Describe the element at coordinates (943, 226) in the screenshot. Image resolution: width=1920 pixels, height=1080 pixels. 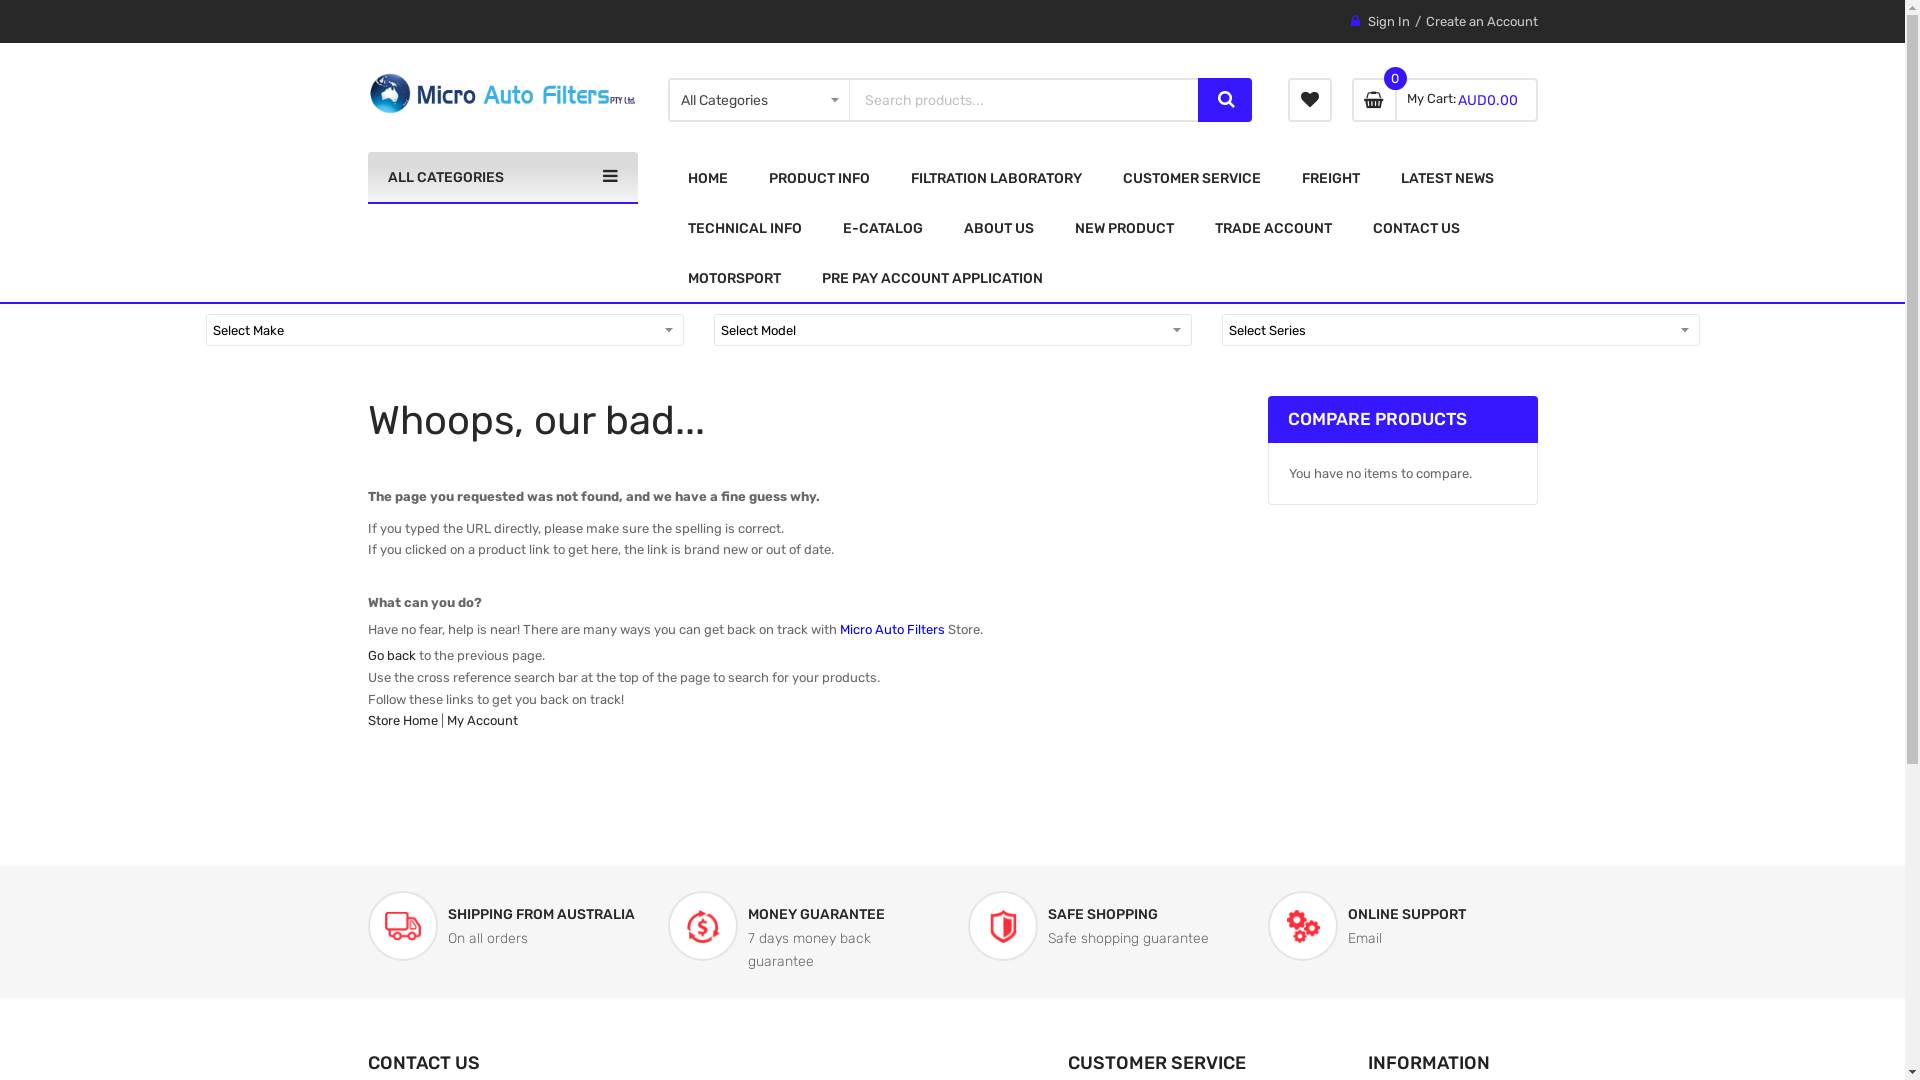
I see `'ABOUT US'` at that location.